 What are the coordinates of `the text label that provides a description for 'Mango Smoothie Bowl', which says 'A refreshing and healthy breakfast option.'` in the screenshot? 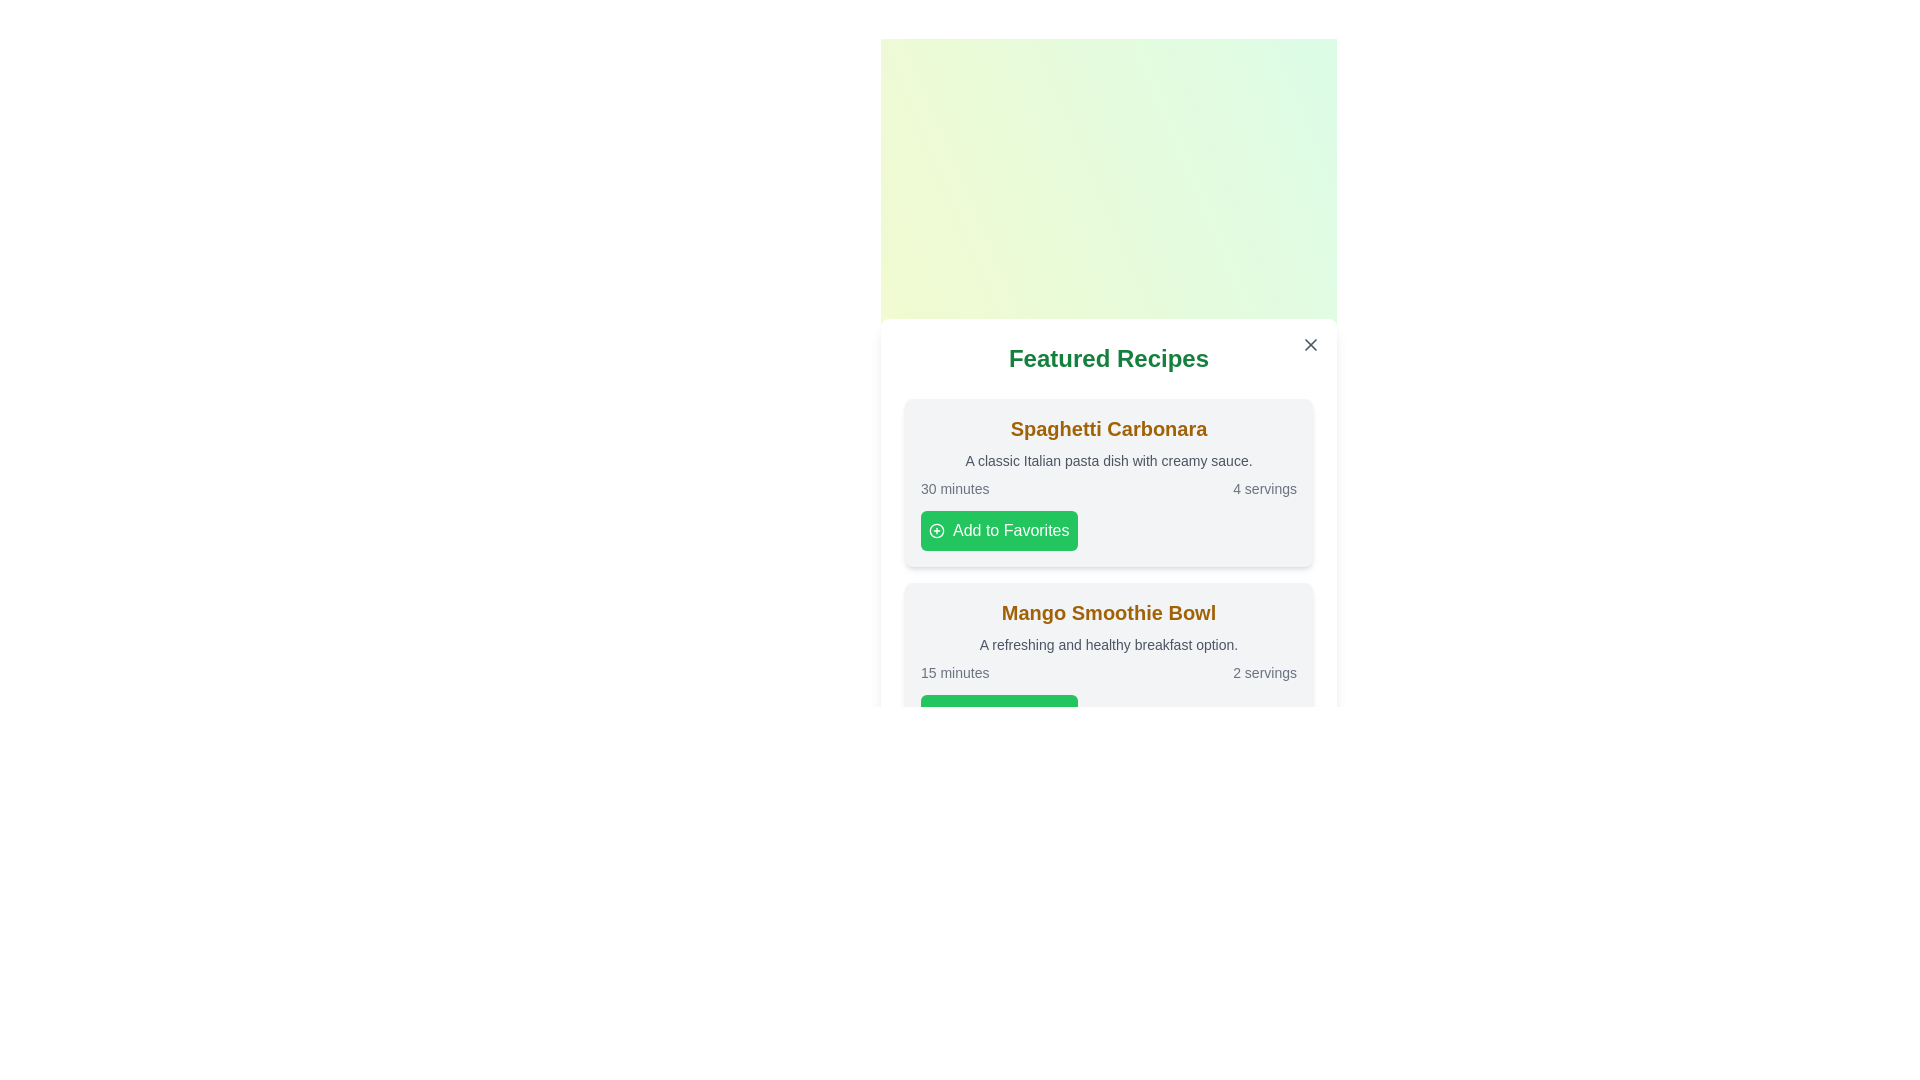 It's located at (1107, 644).